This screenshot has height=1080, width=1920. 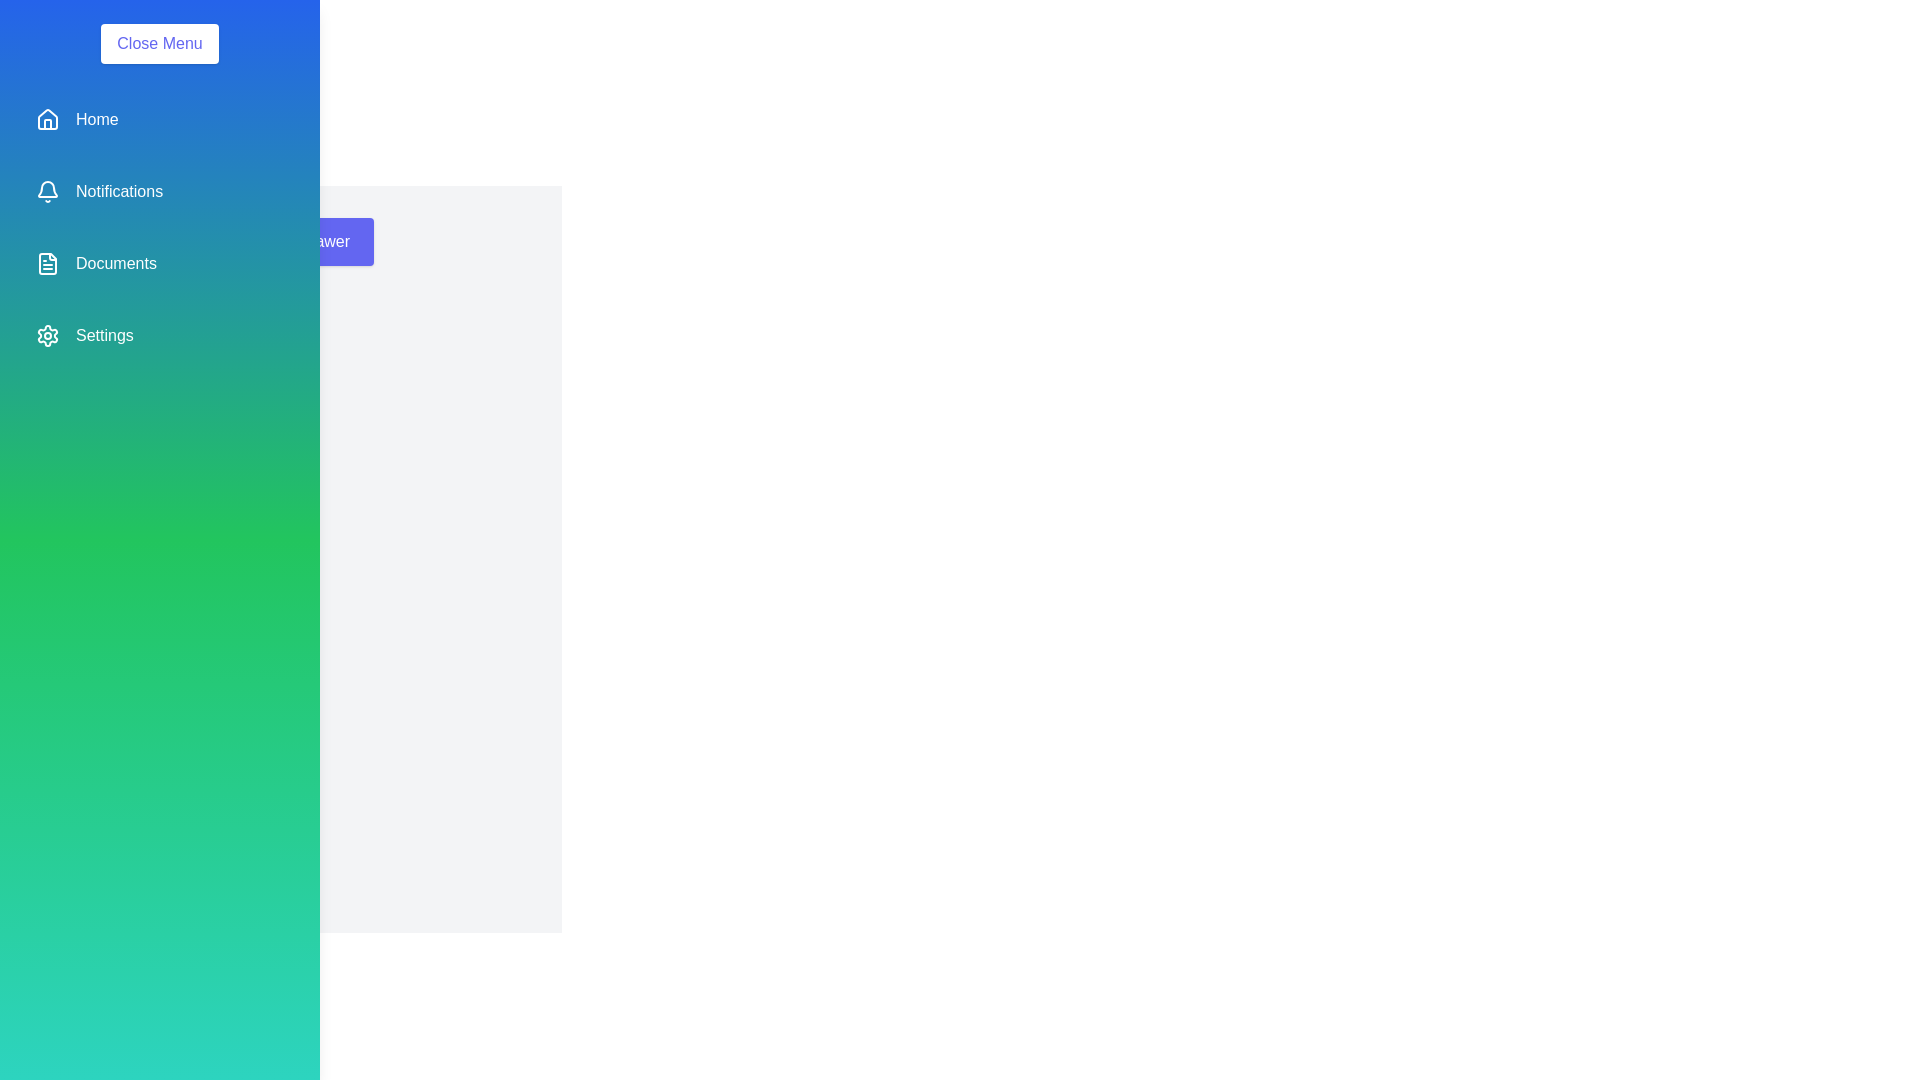 What do you see at coordinates (297, 241) in the screenshot?
I see `the 'Toggle Drawer' button to observe the layout change` at bounding box center [297, 241].